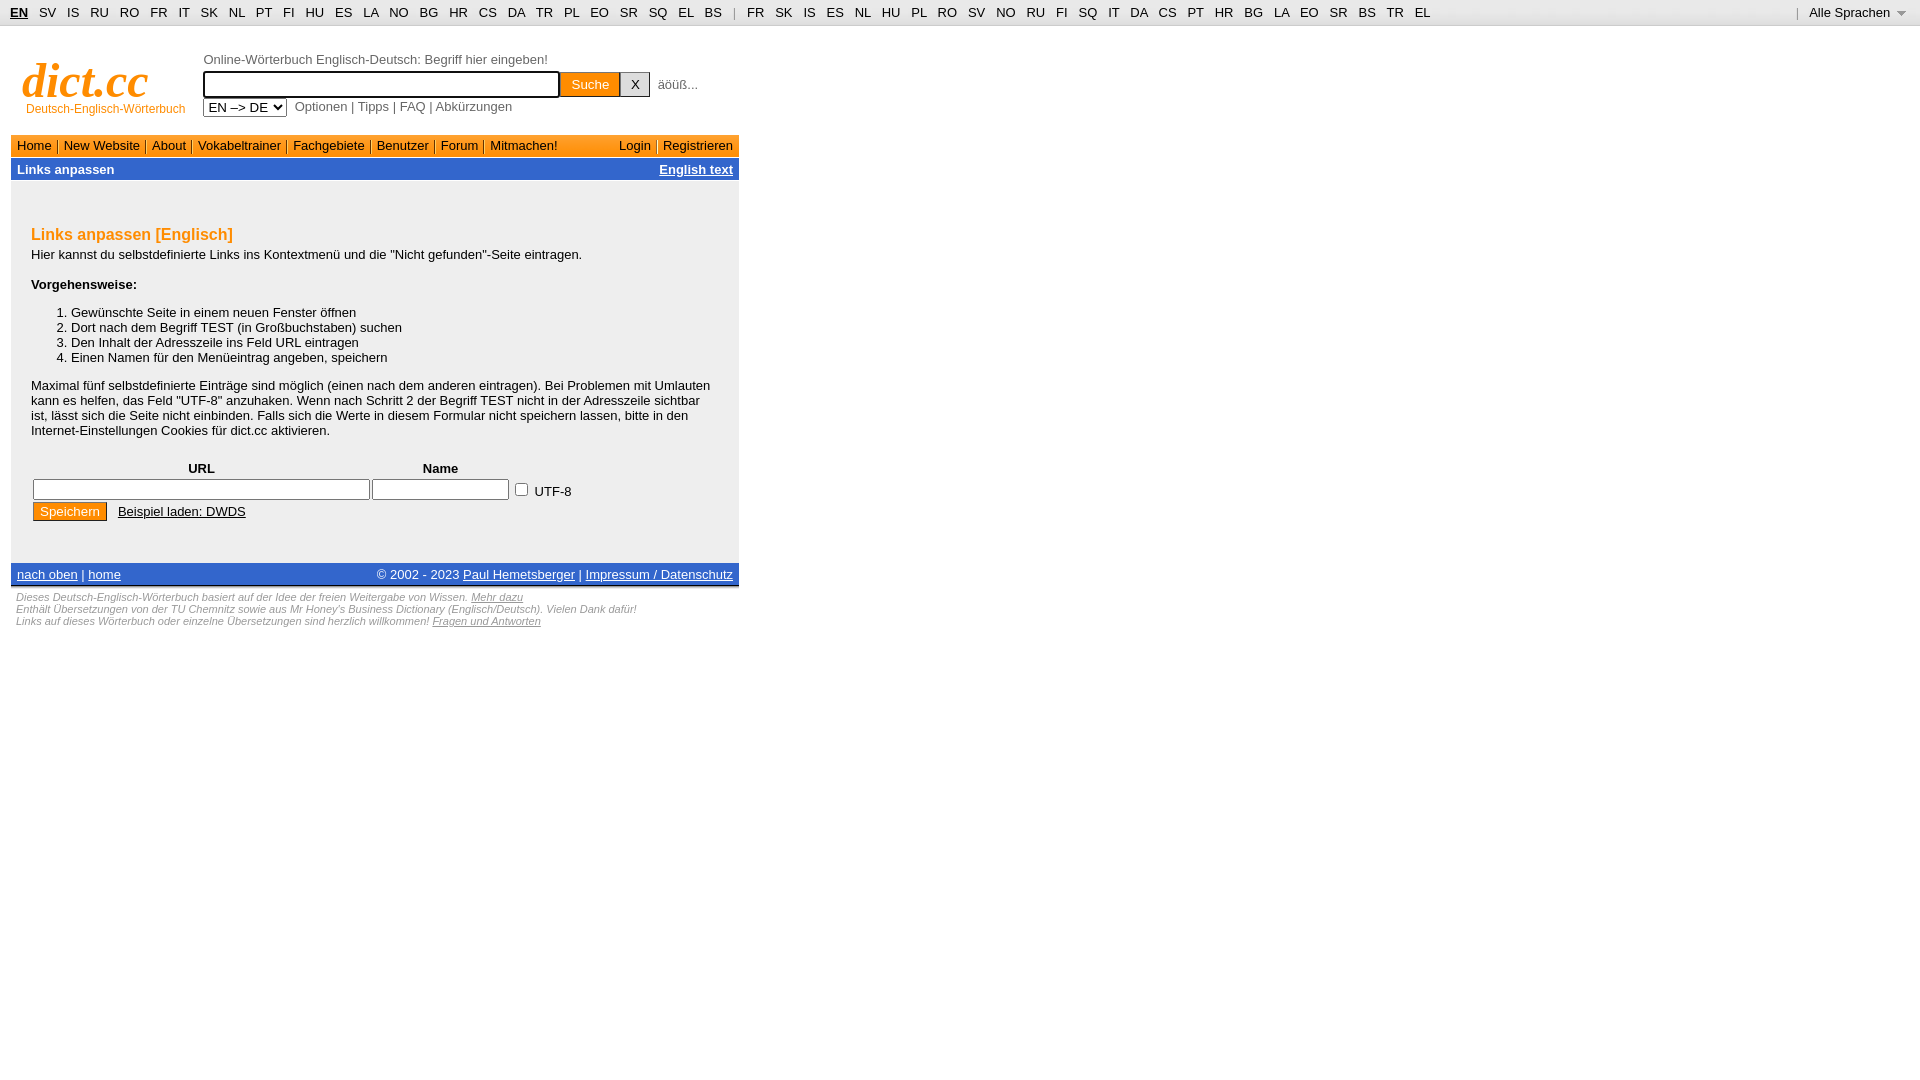 Image resolution: width=1920 pixels, height=1080 pixels. What do you see at coordinates (544, 12) in the screenshot?
I see `'TR'` at bounding box center [544, 12].